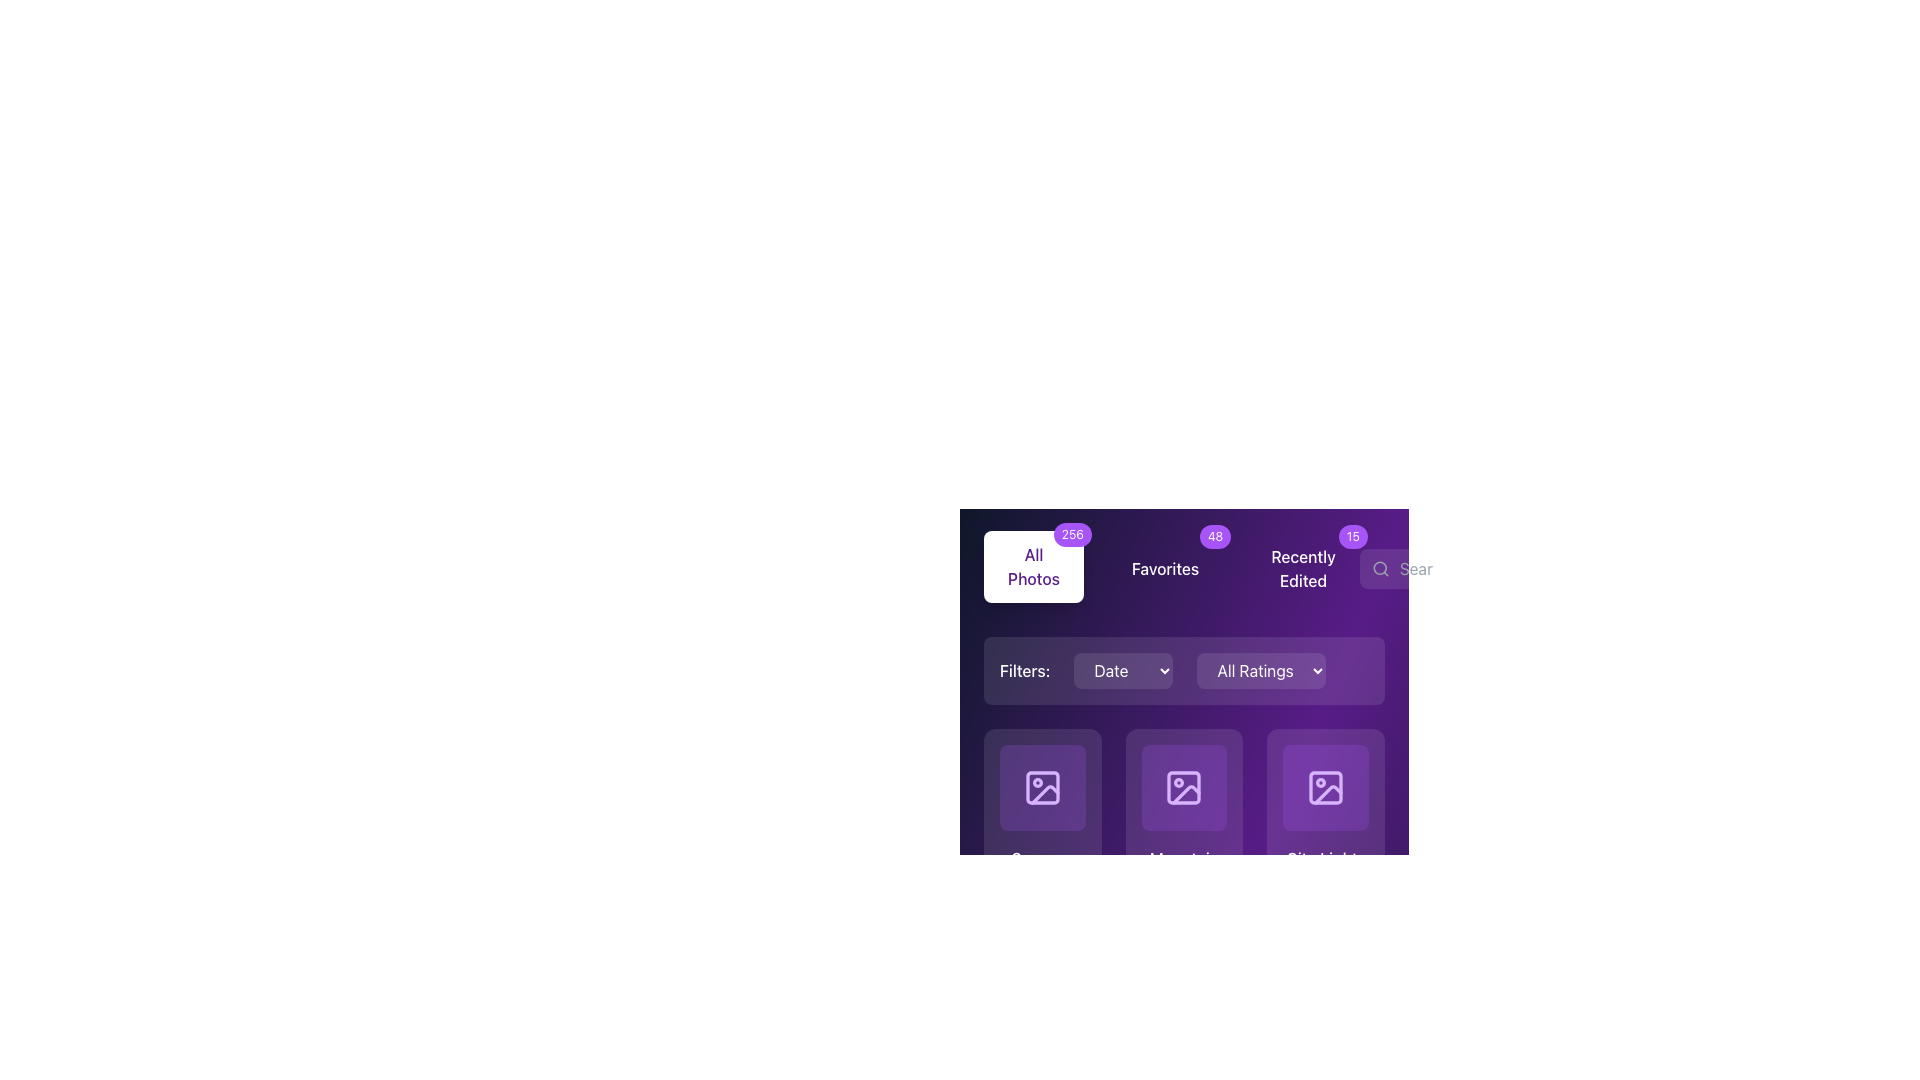 The height and width of the screenshot is (1080, 1920). What do you see at coordinates (1184, 786) in the screenshot?
I see `the icon or thumbnail located in the second column of the first row under the 'Filters' bar in the 'Mountain Trip' frame` at bounding box center [1184, 786].